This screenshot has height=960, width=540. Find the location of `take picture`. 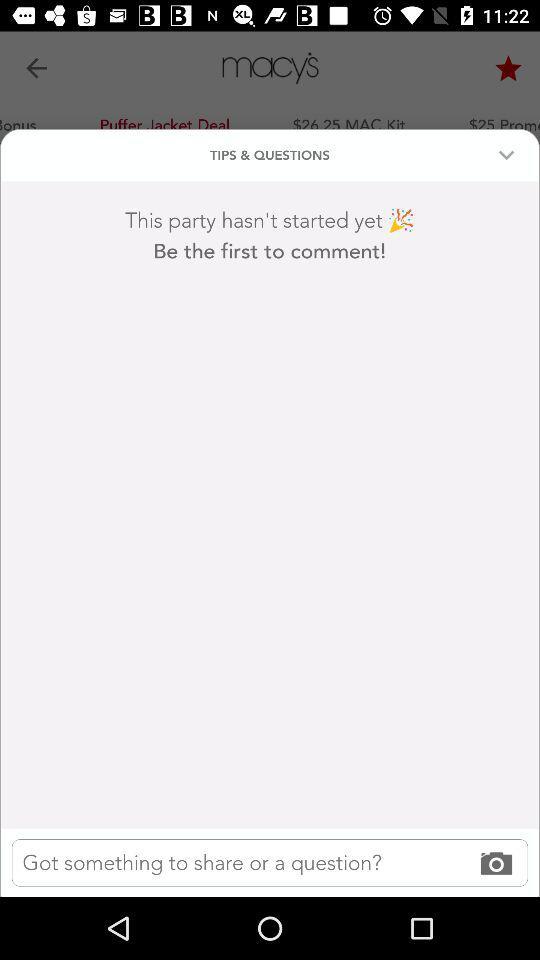

take picture is located at coordinates (270, 861).